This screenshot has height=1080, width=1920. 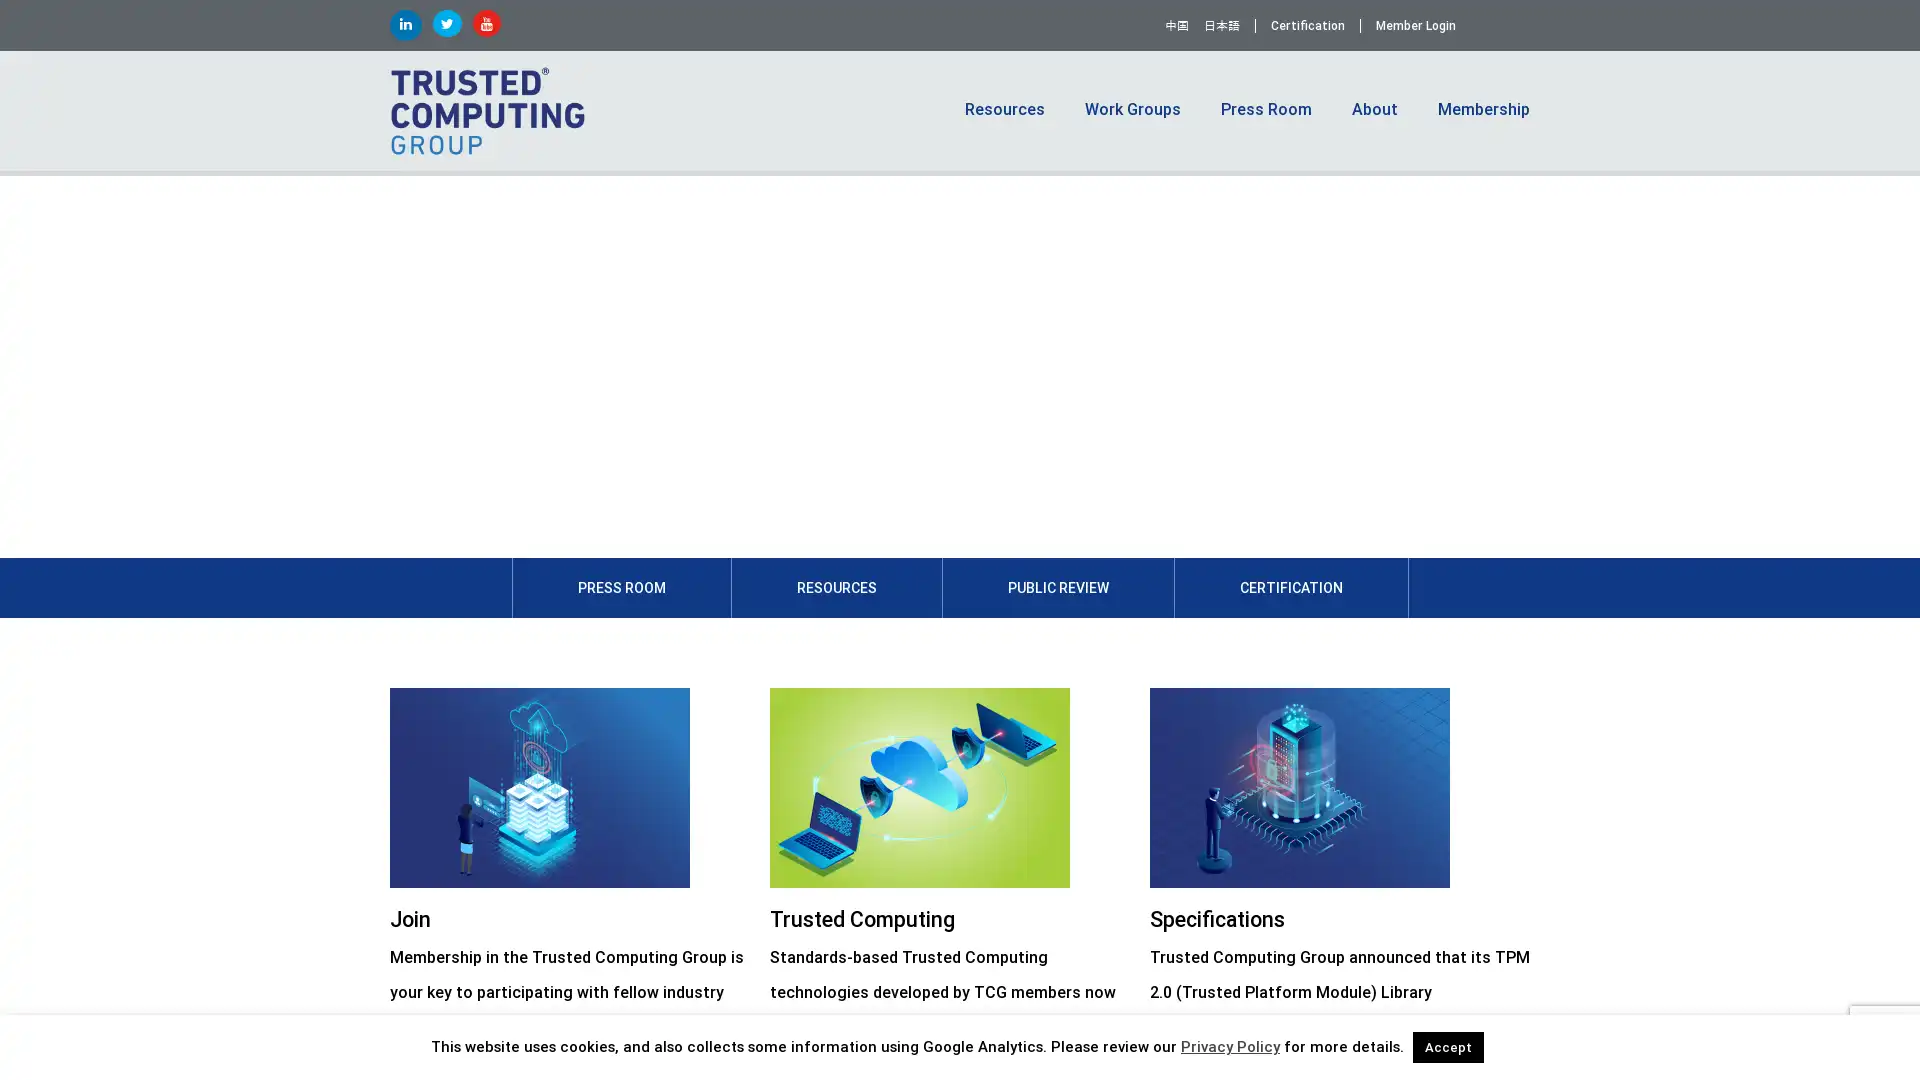 What do you see at coordinates (1448, 1046) in the screenshot?
I see `Accept` at bounding box center [1448, 1046].